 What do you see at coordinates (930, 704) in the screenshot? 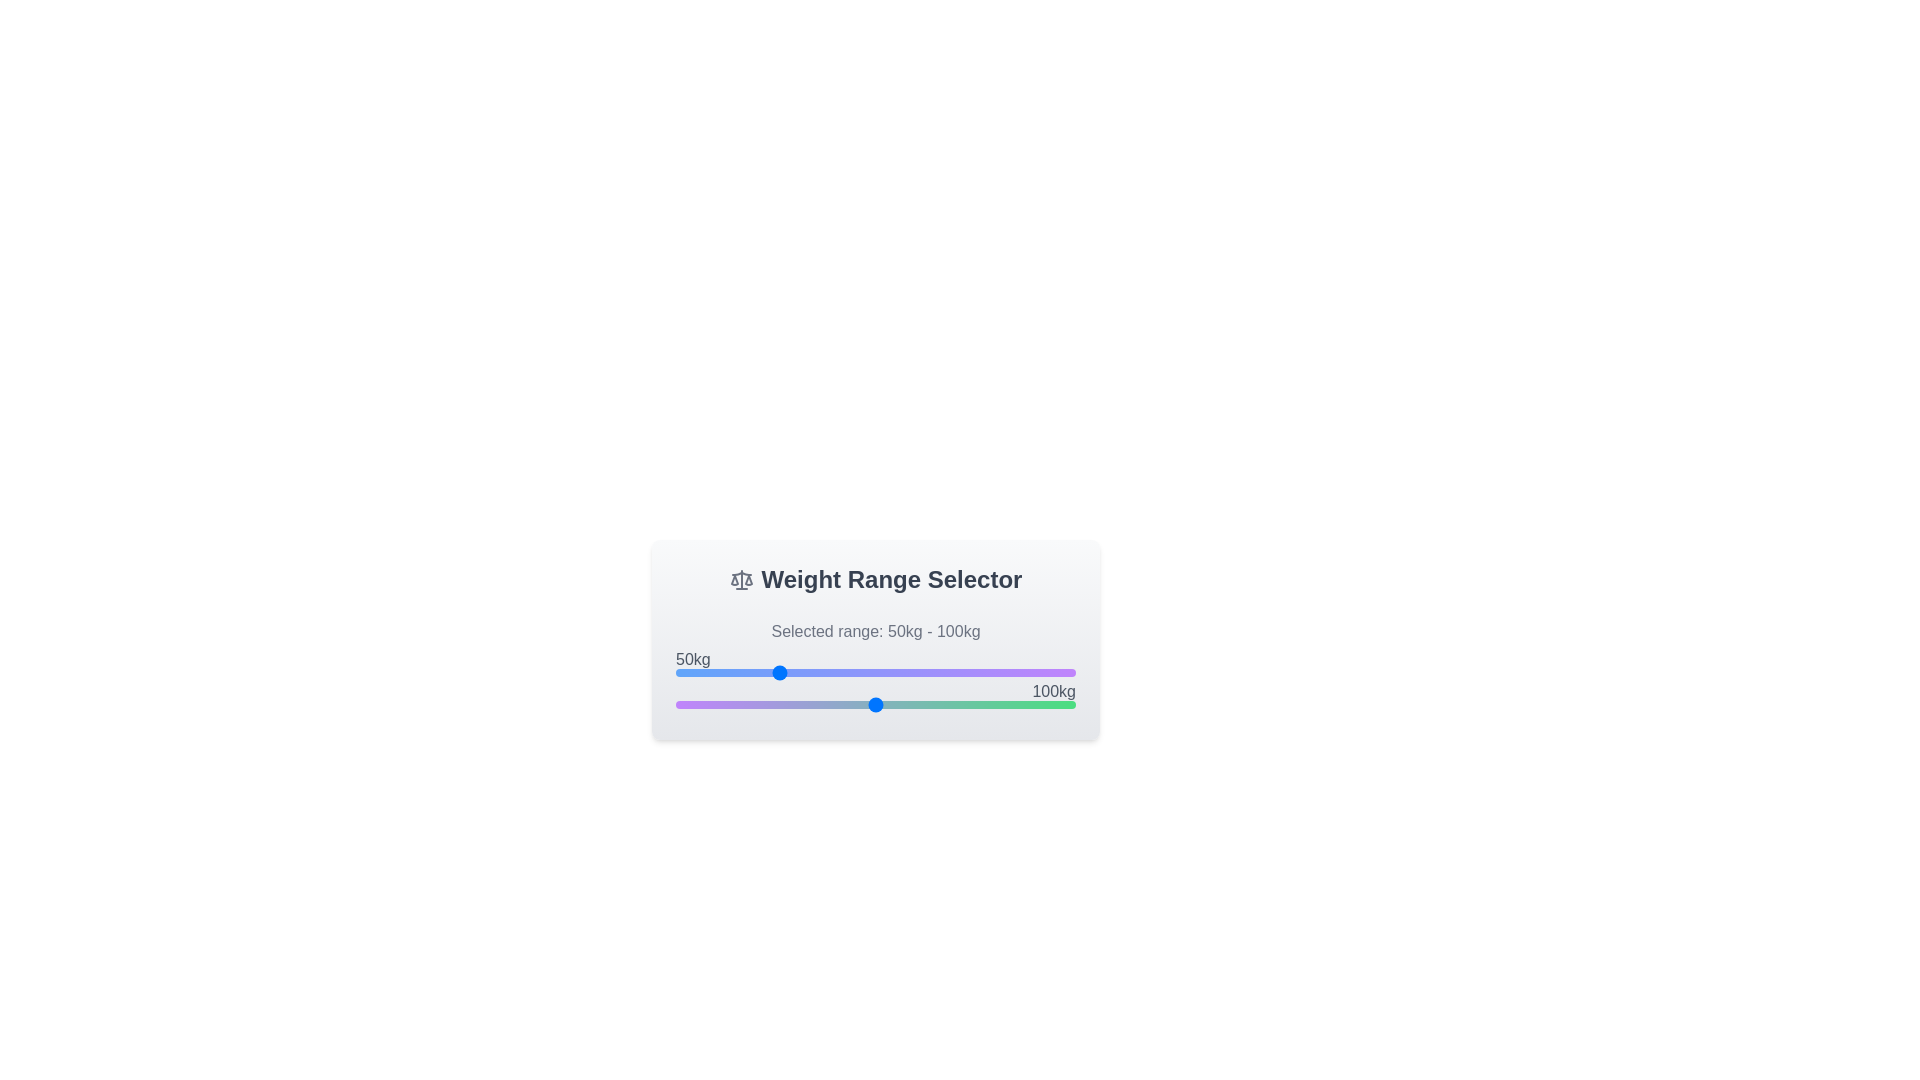
I see `the right slider to set the maximum weight to 128 kg` at bounding box center [930, 704].